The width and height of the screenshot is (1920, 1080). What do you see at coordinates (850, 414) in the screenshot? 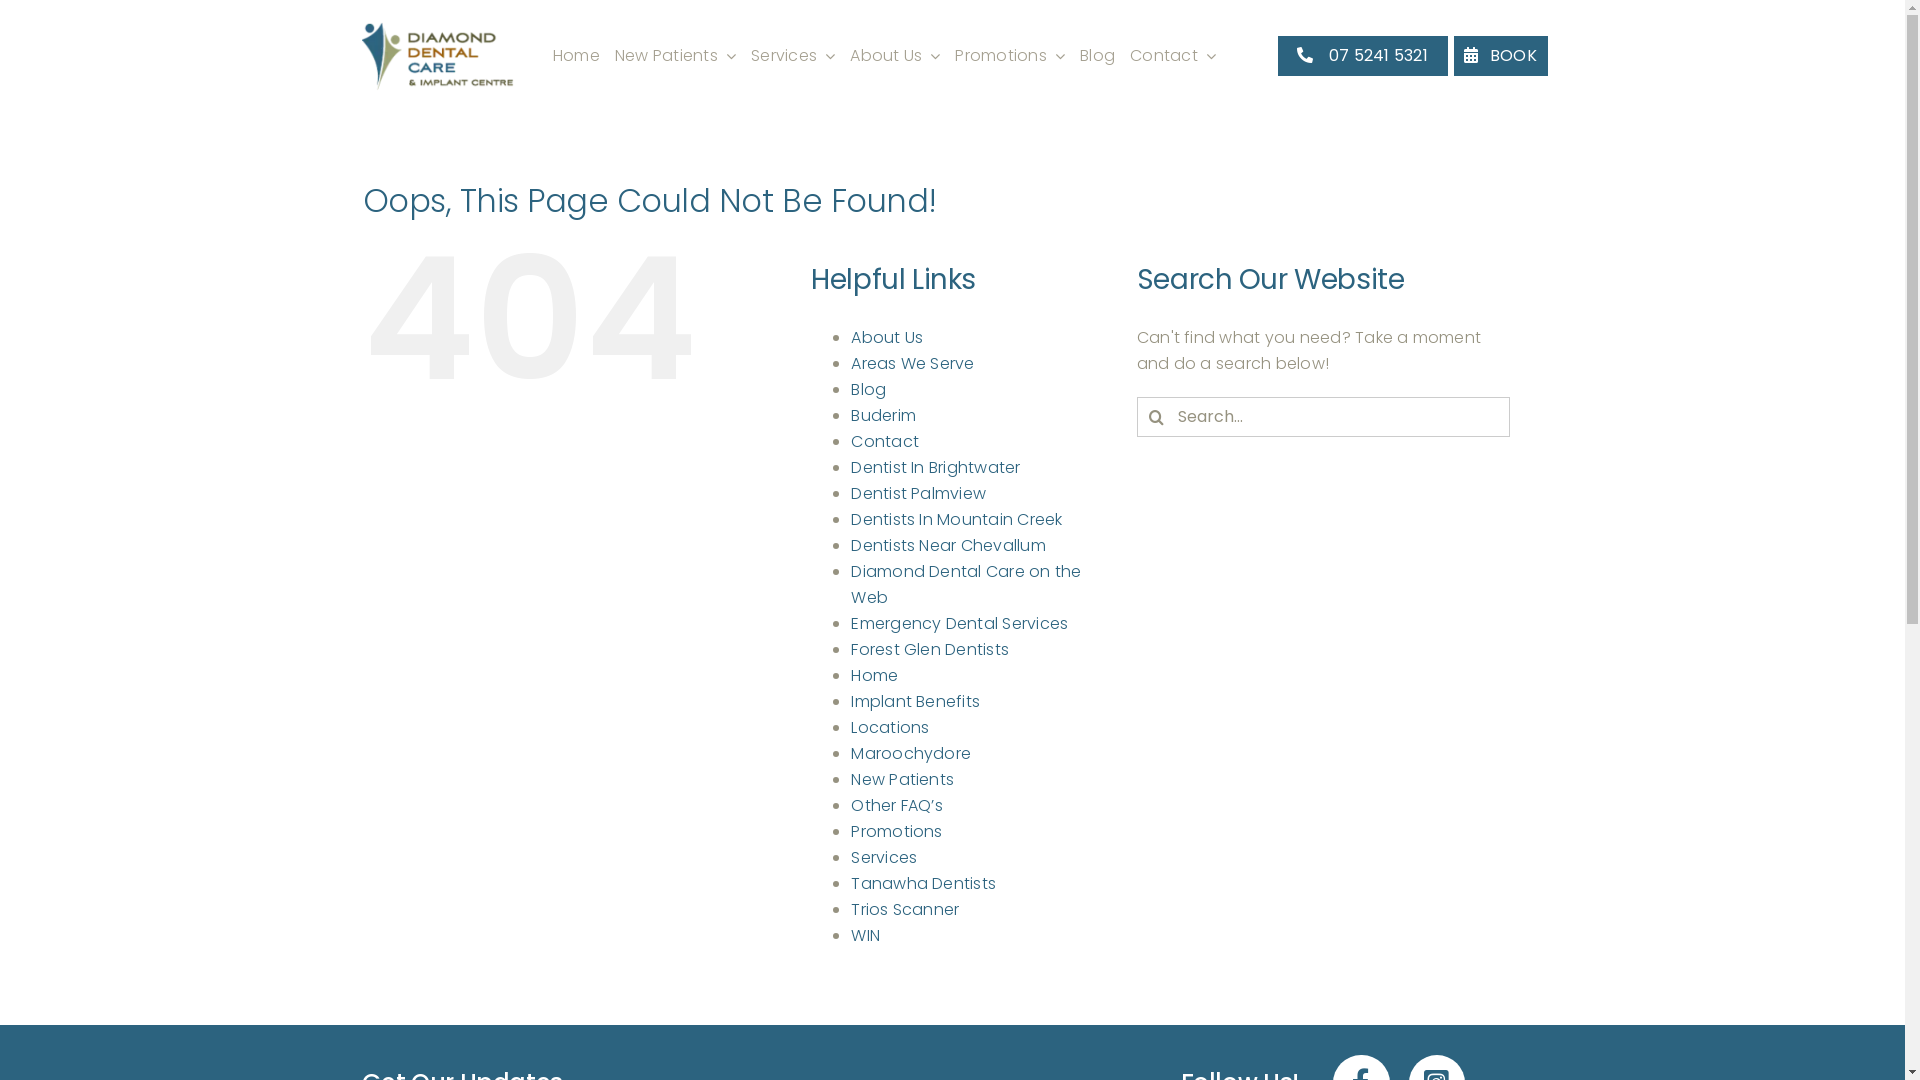
I see `'Buderim'` at bounding box center [850, 414].